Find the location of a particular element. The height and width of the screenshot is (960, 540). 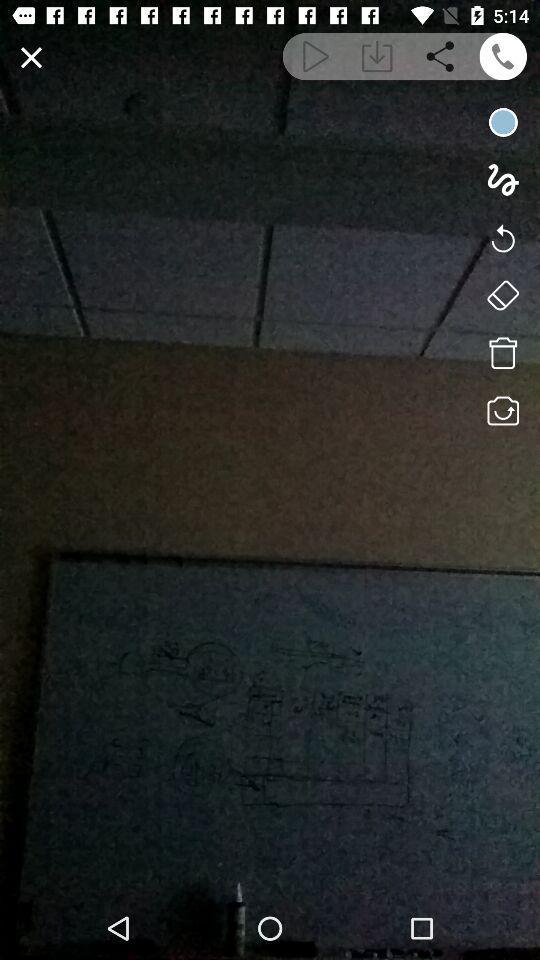

play is located at coordinates (314, 55).